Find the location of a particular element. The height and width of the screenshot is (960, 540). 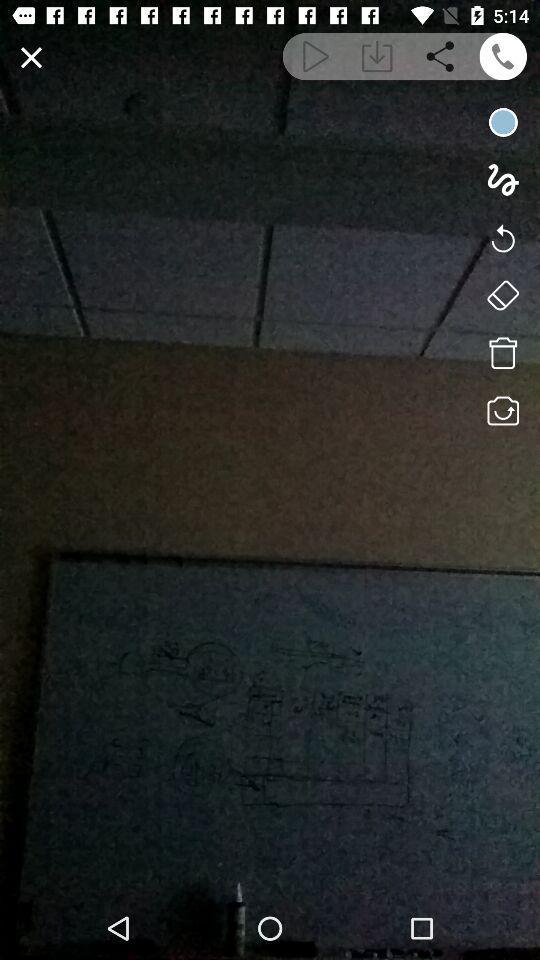

play is located at coordinates (314, 55).